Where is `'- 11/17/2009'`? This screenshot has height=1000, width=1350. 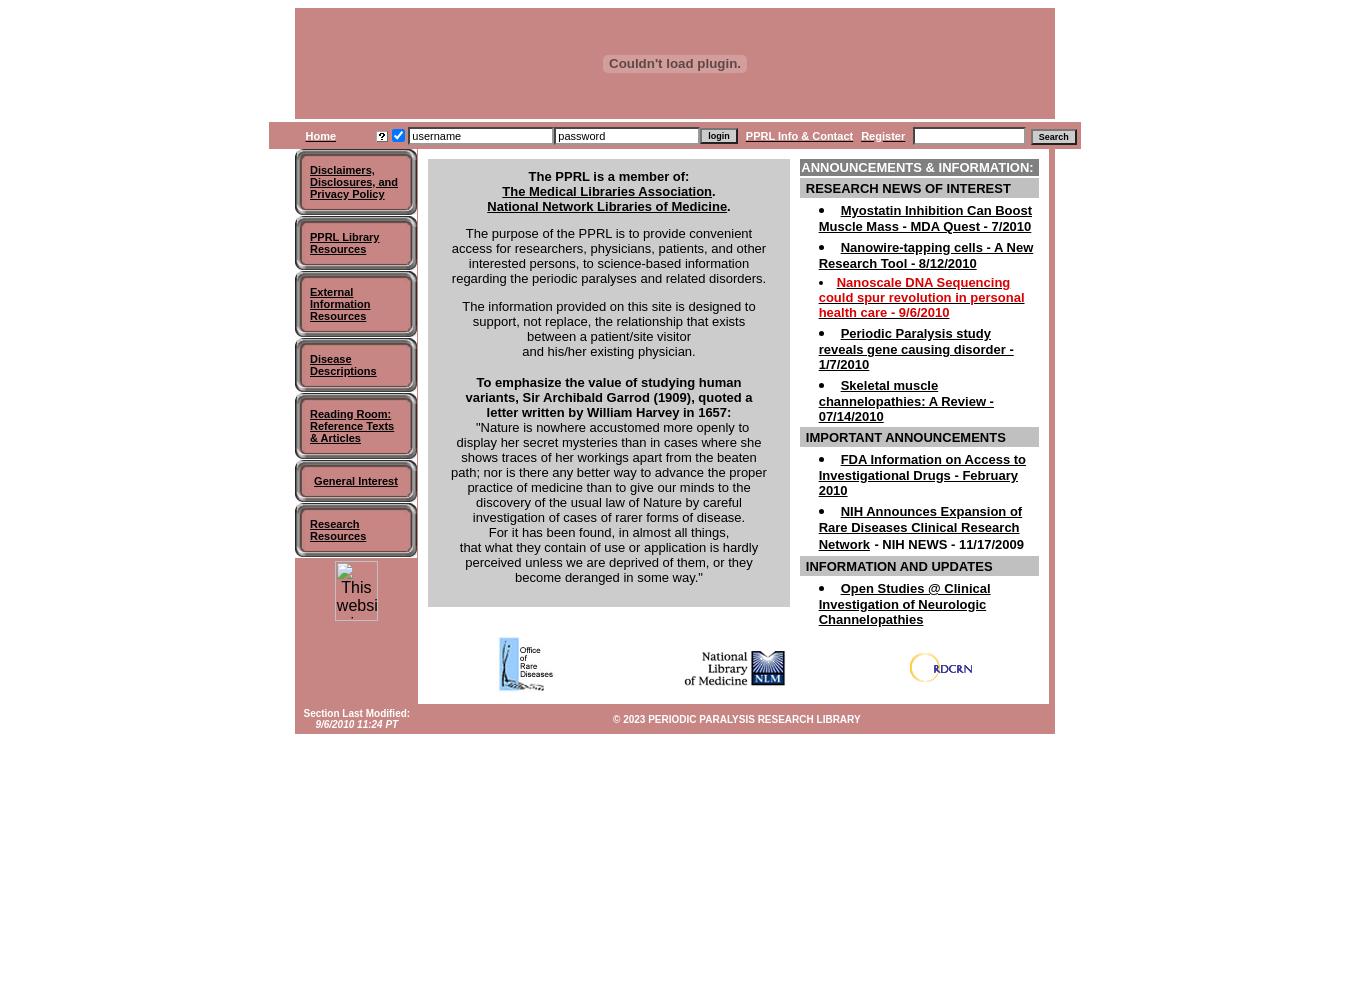 '- 11/17/2009' is located at coordinates (948, 544).